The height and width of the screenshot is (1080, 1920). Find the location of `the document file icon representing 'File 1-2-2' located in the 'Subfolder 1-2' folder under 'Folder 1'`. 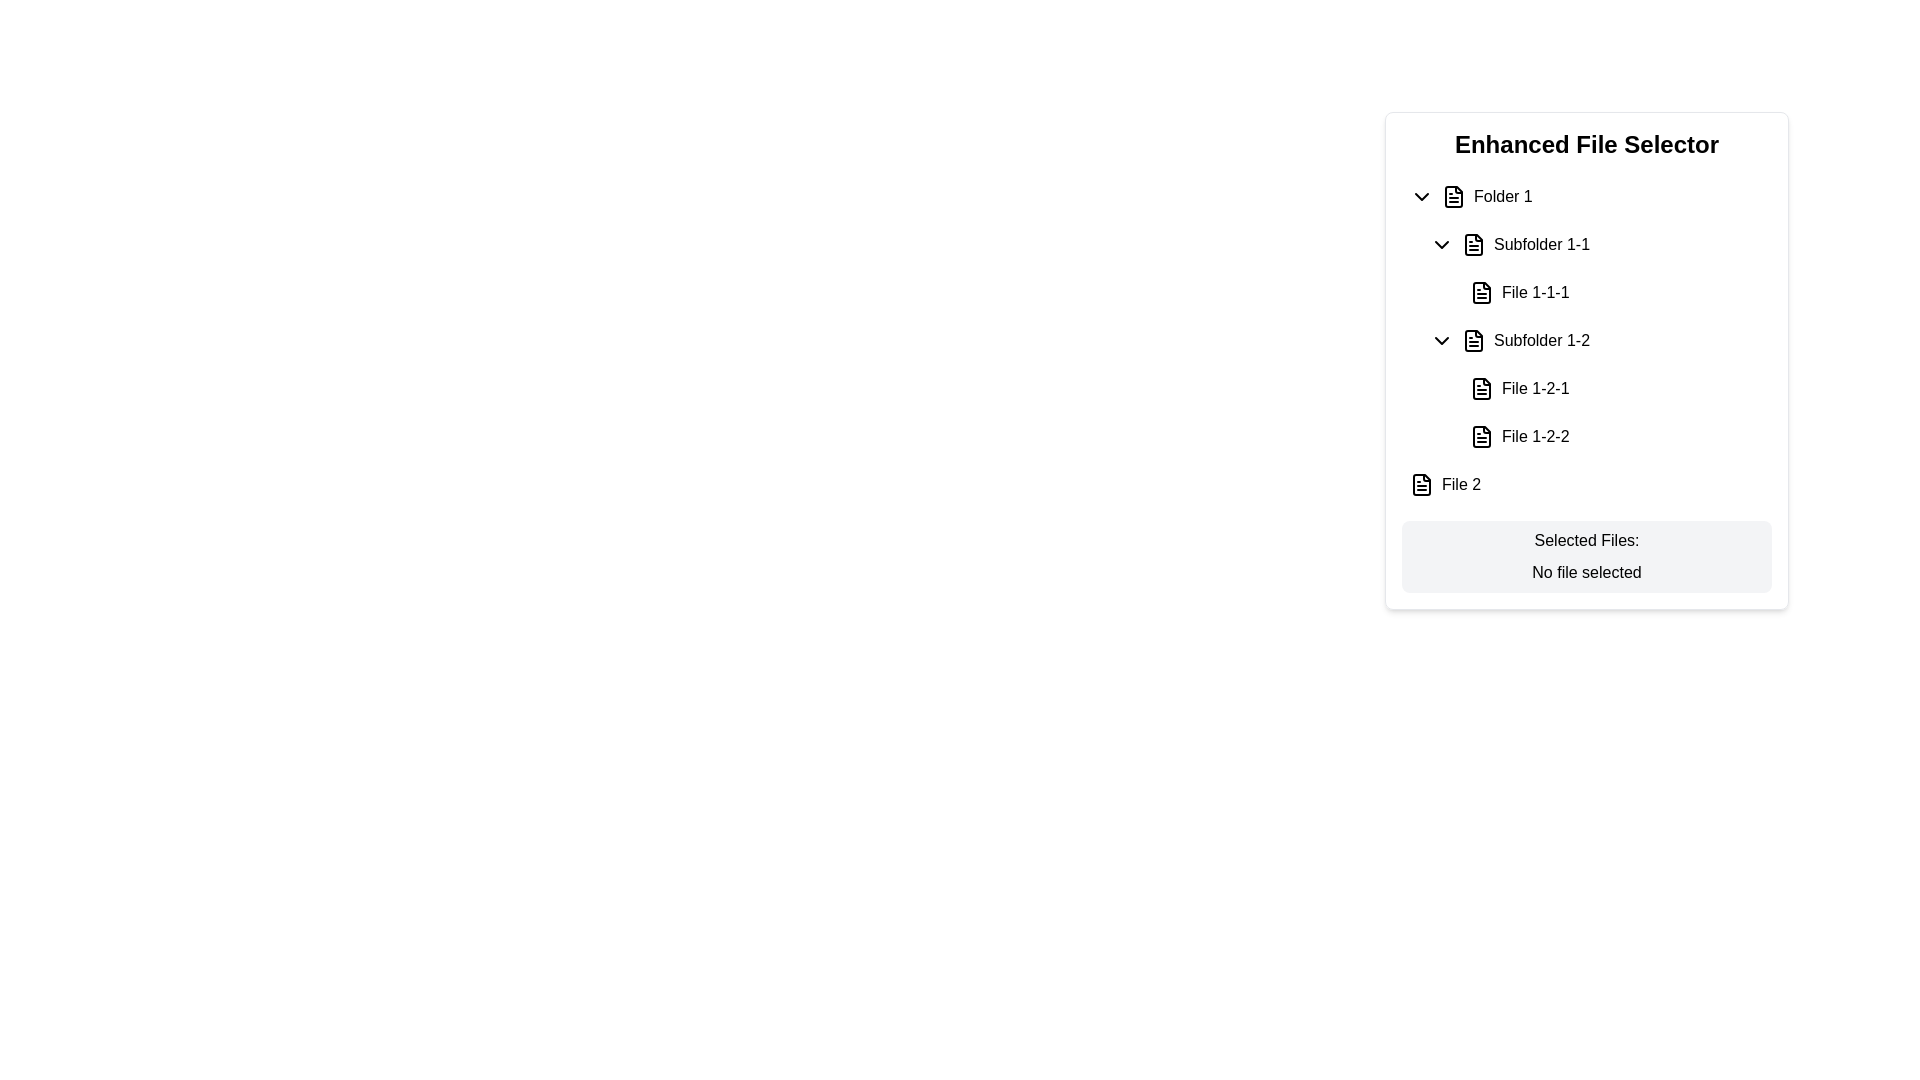

the document file icon representing 'File 1-2-2' located in the 'Subfolder 1-2' folder under 'Folder 1' is located at coordinates (1482, 435).